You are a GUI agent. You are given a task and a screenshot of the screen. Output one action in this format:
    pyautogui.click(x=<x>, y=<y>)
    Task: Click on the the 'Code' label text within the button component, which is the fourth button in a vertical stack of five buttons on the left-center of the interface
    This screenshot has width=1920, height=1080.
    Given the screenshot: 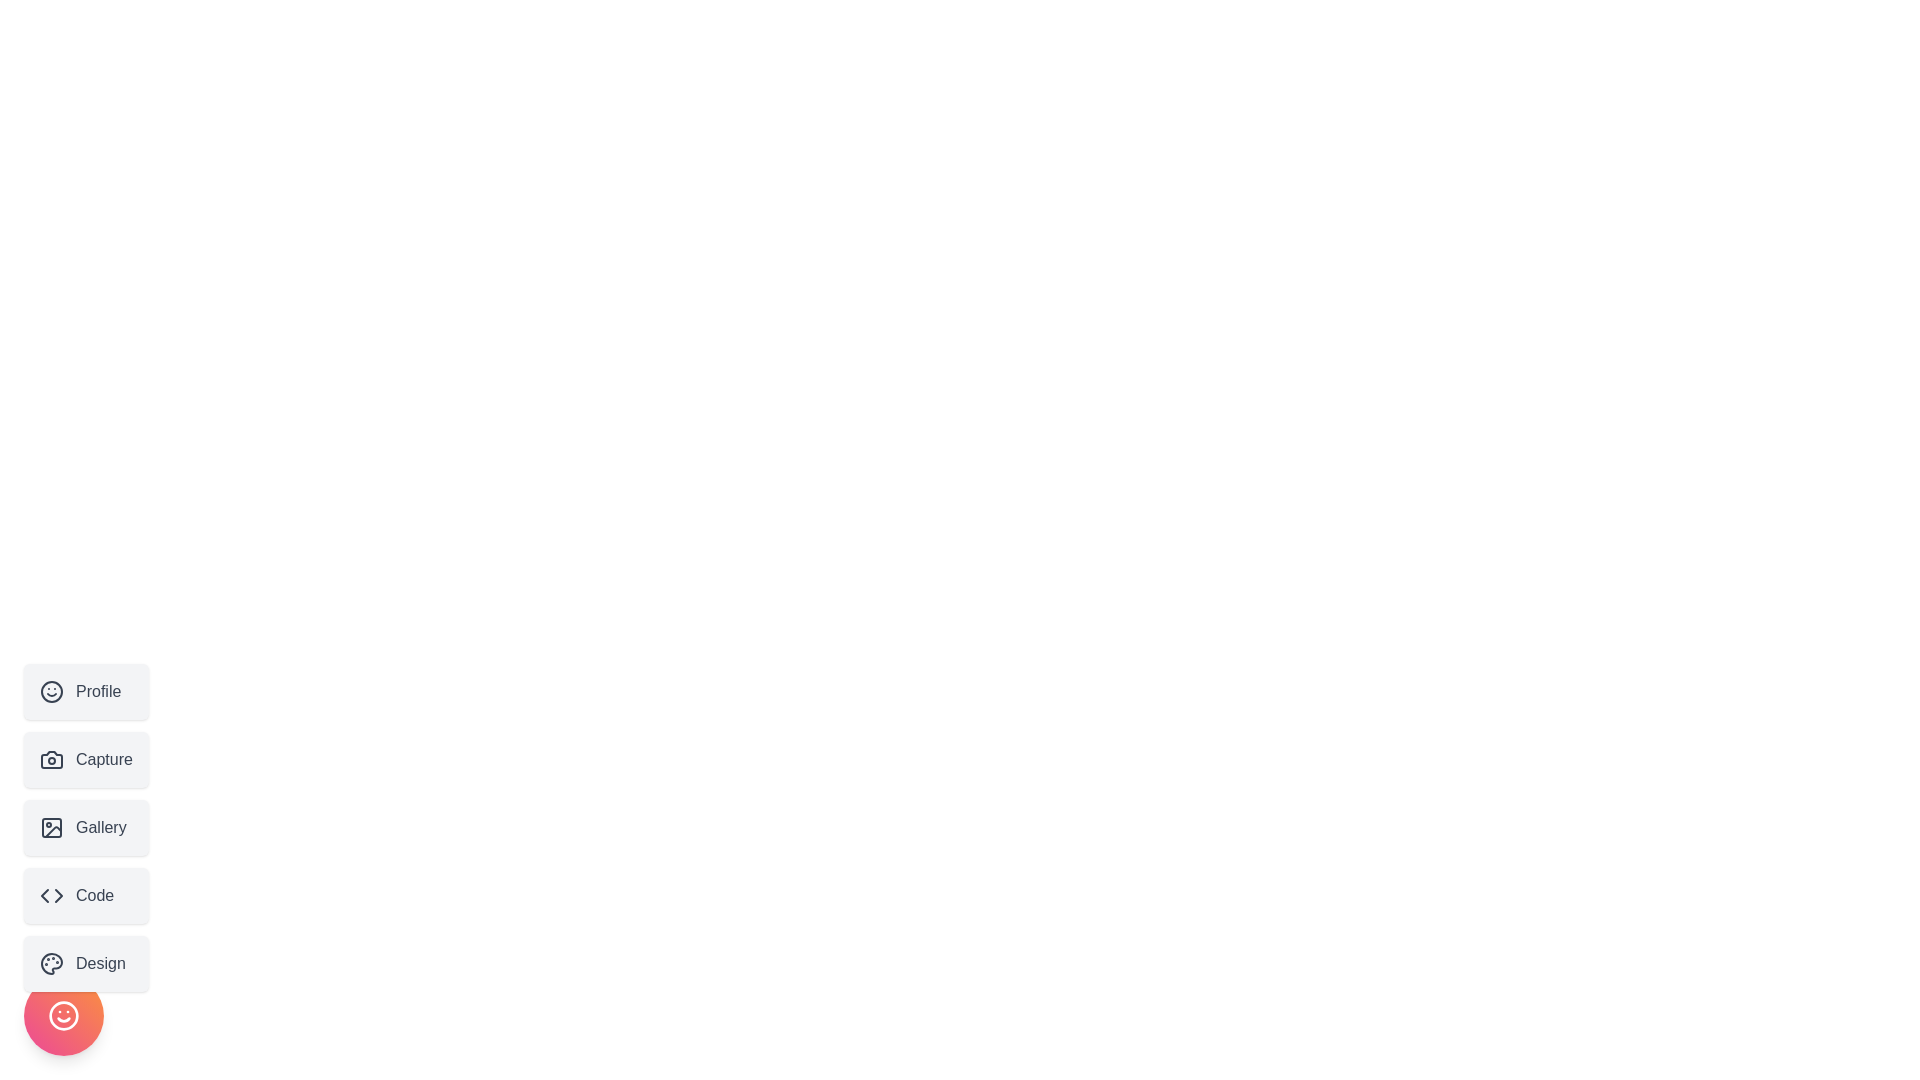 What is the action you would take?
    pyautogui.click(x=94, y=894)
    